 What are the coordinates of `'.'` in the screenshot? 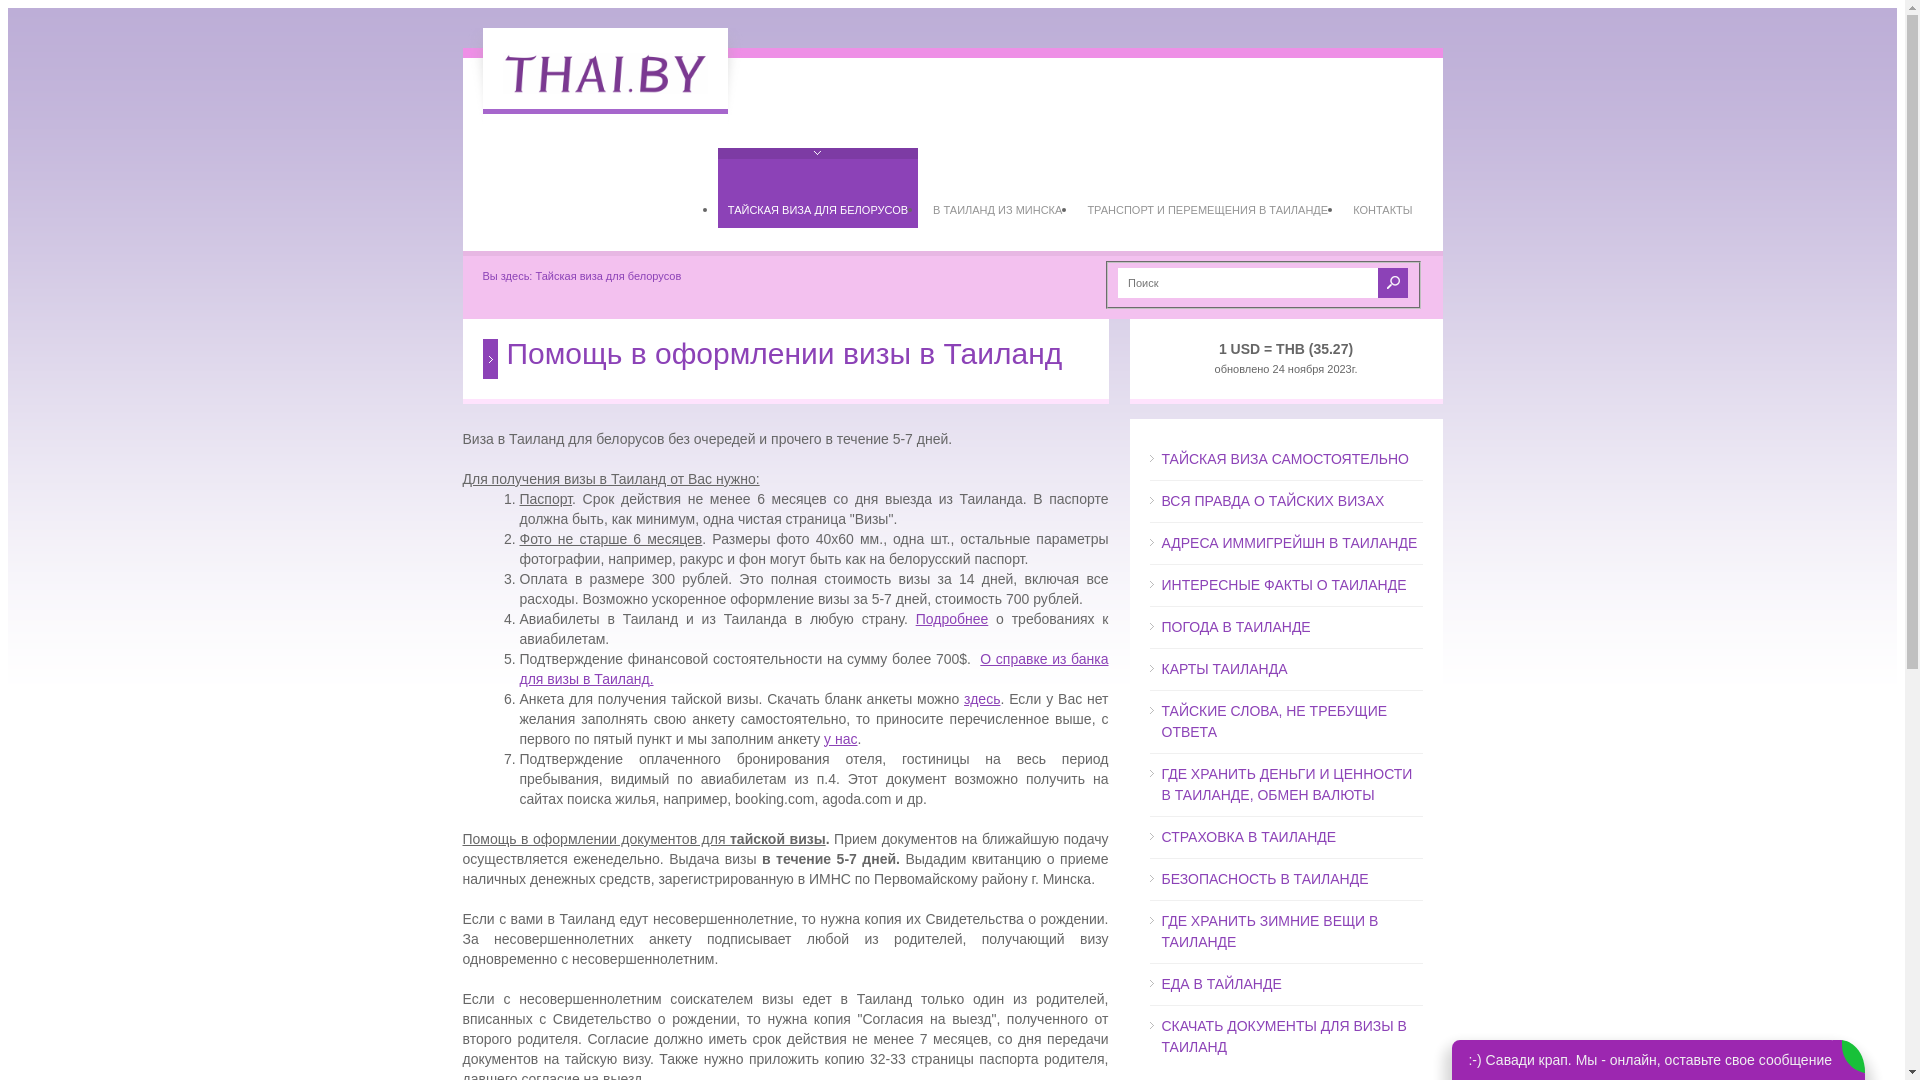 It's located at (652, 677).